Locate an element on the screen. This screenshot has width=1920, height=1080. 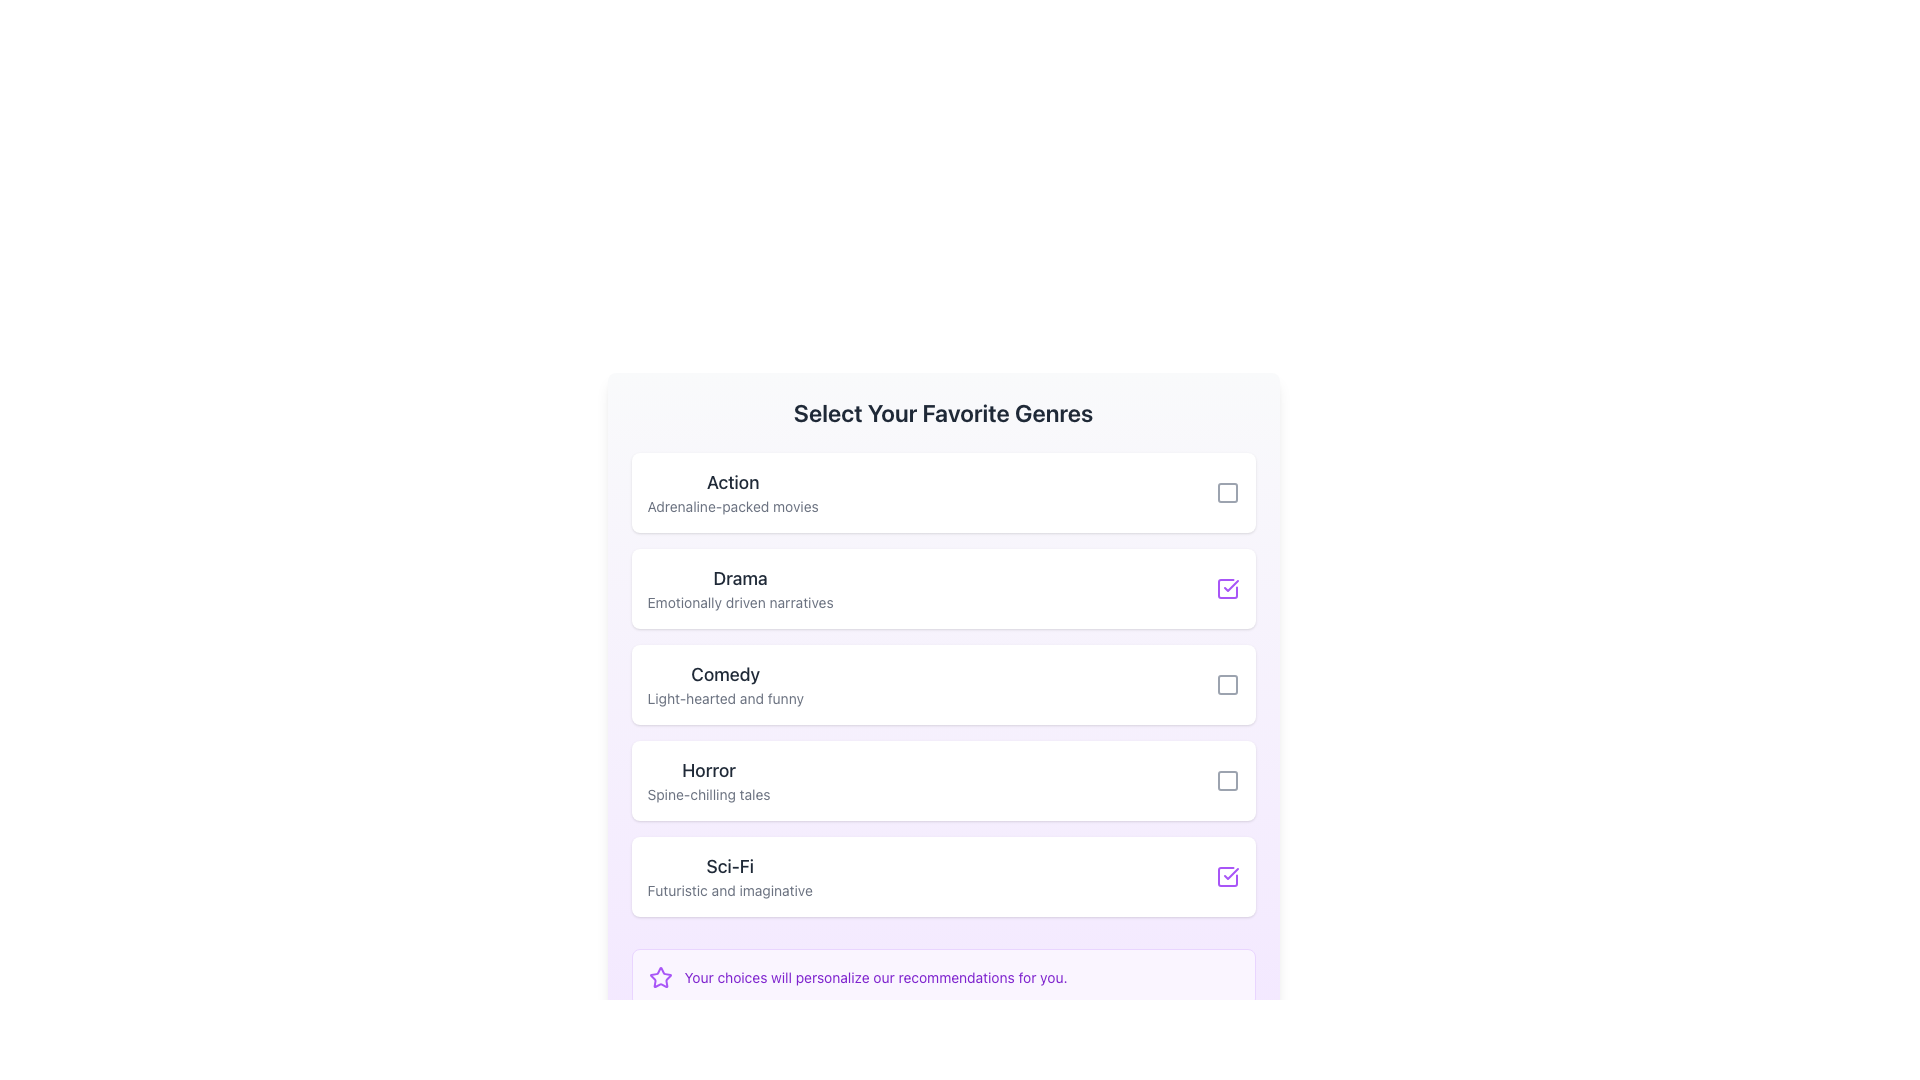
the header text label for the horror genre, which is the third element in a vertical list, positioned between 'Comedy' and 'Sci-Fi' is located at coordinates (709, 770).